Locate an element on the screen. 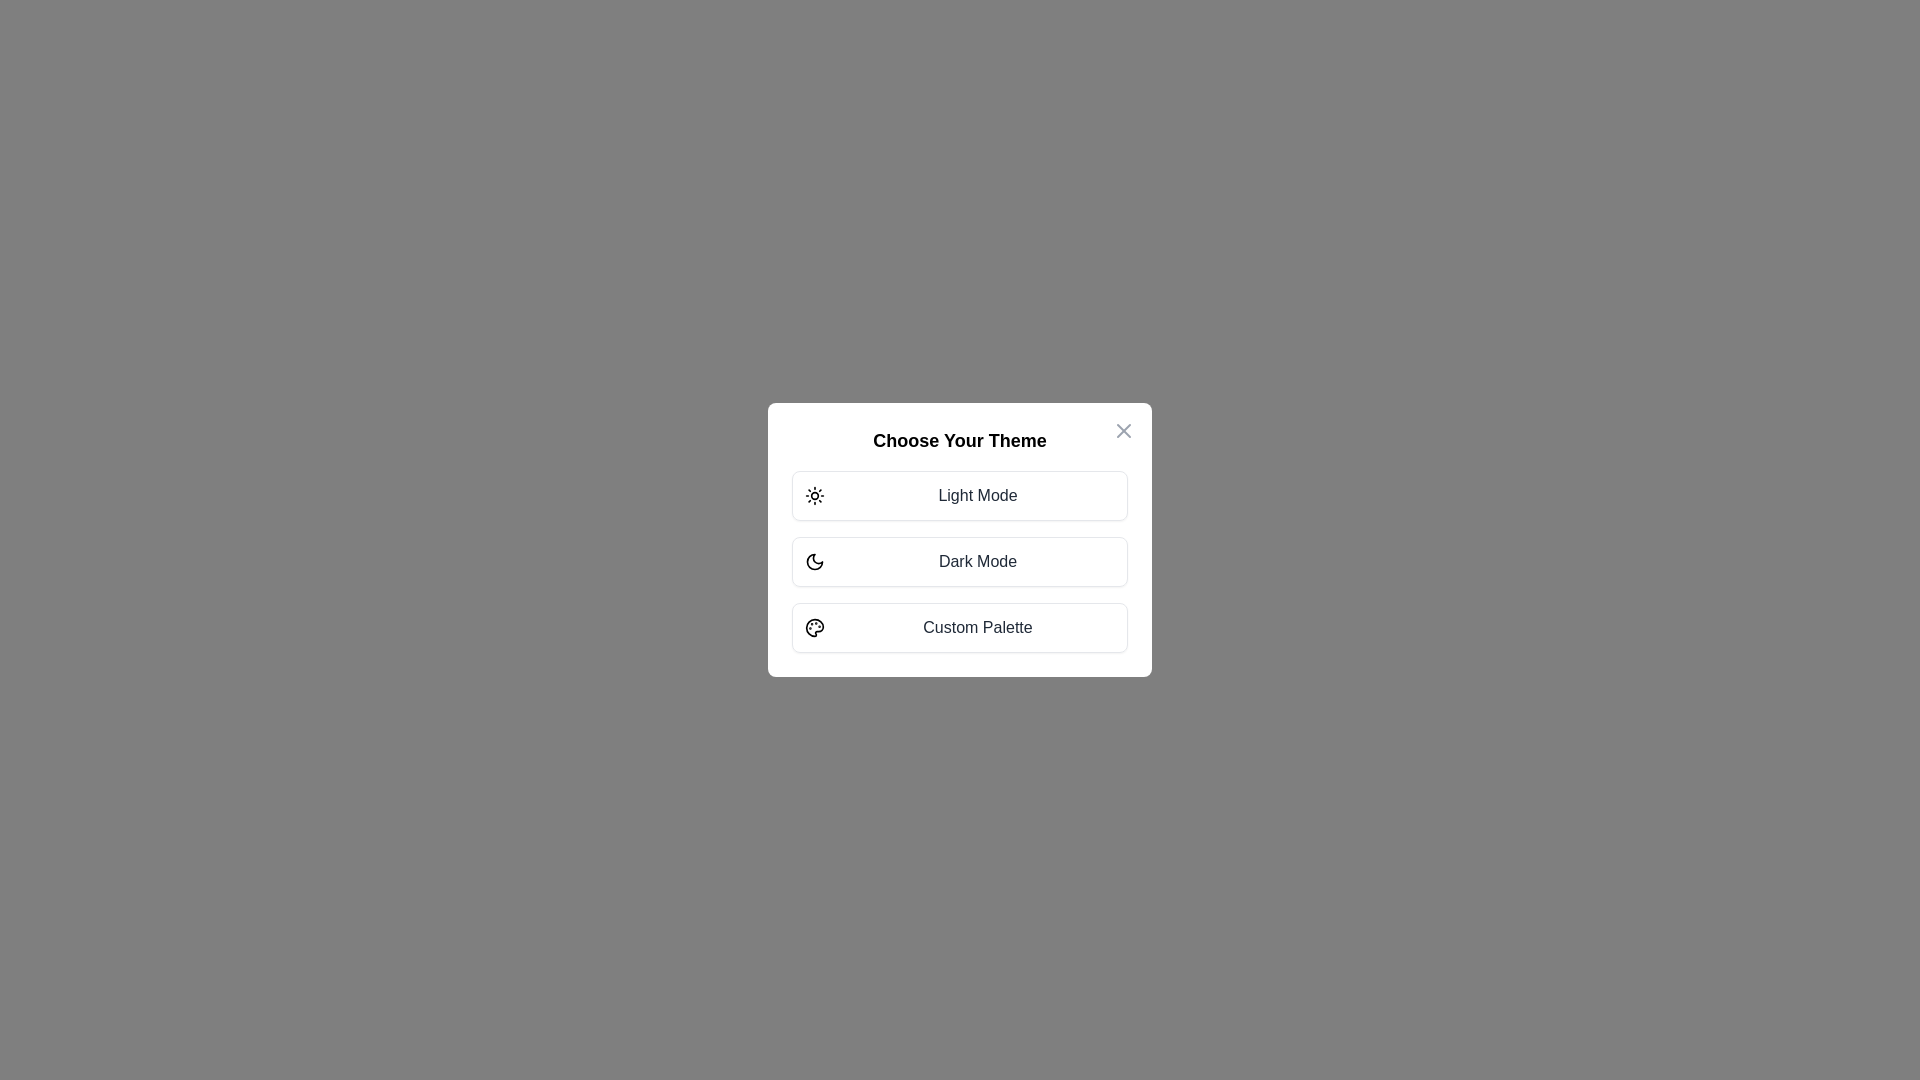 The image size is (1920, 1080). the theme option Dark Mode is located at coordinates (960, 562).